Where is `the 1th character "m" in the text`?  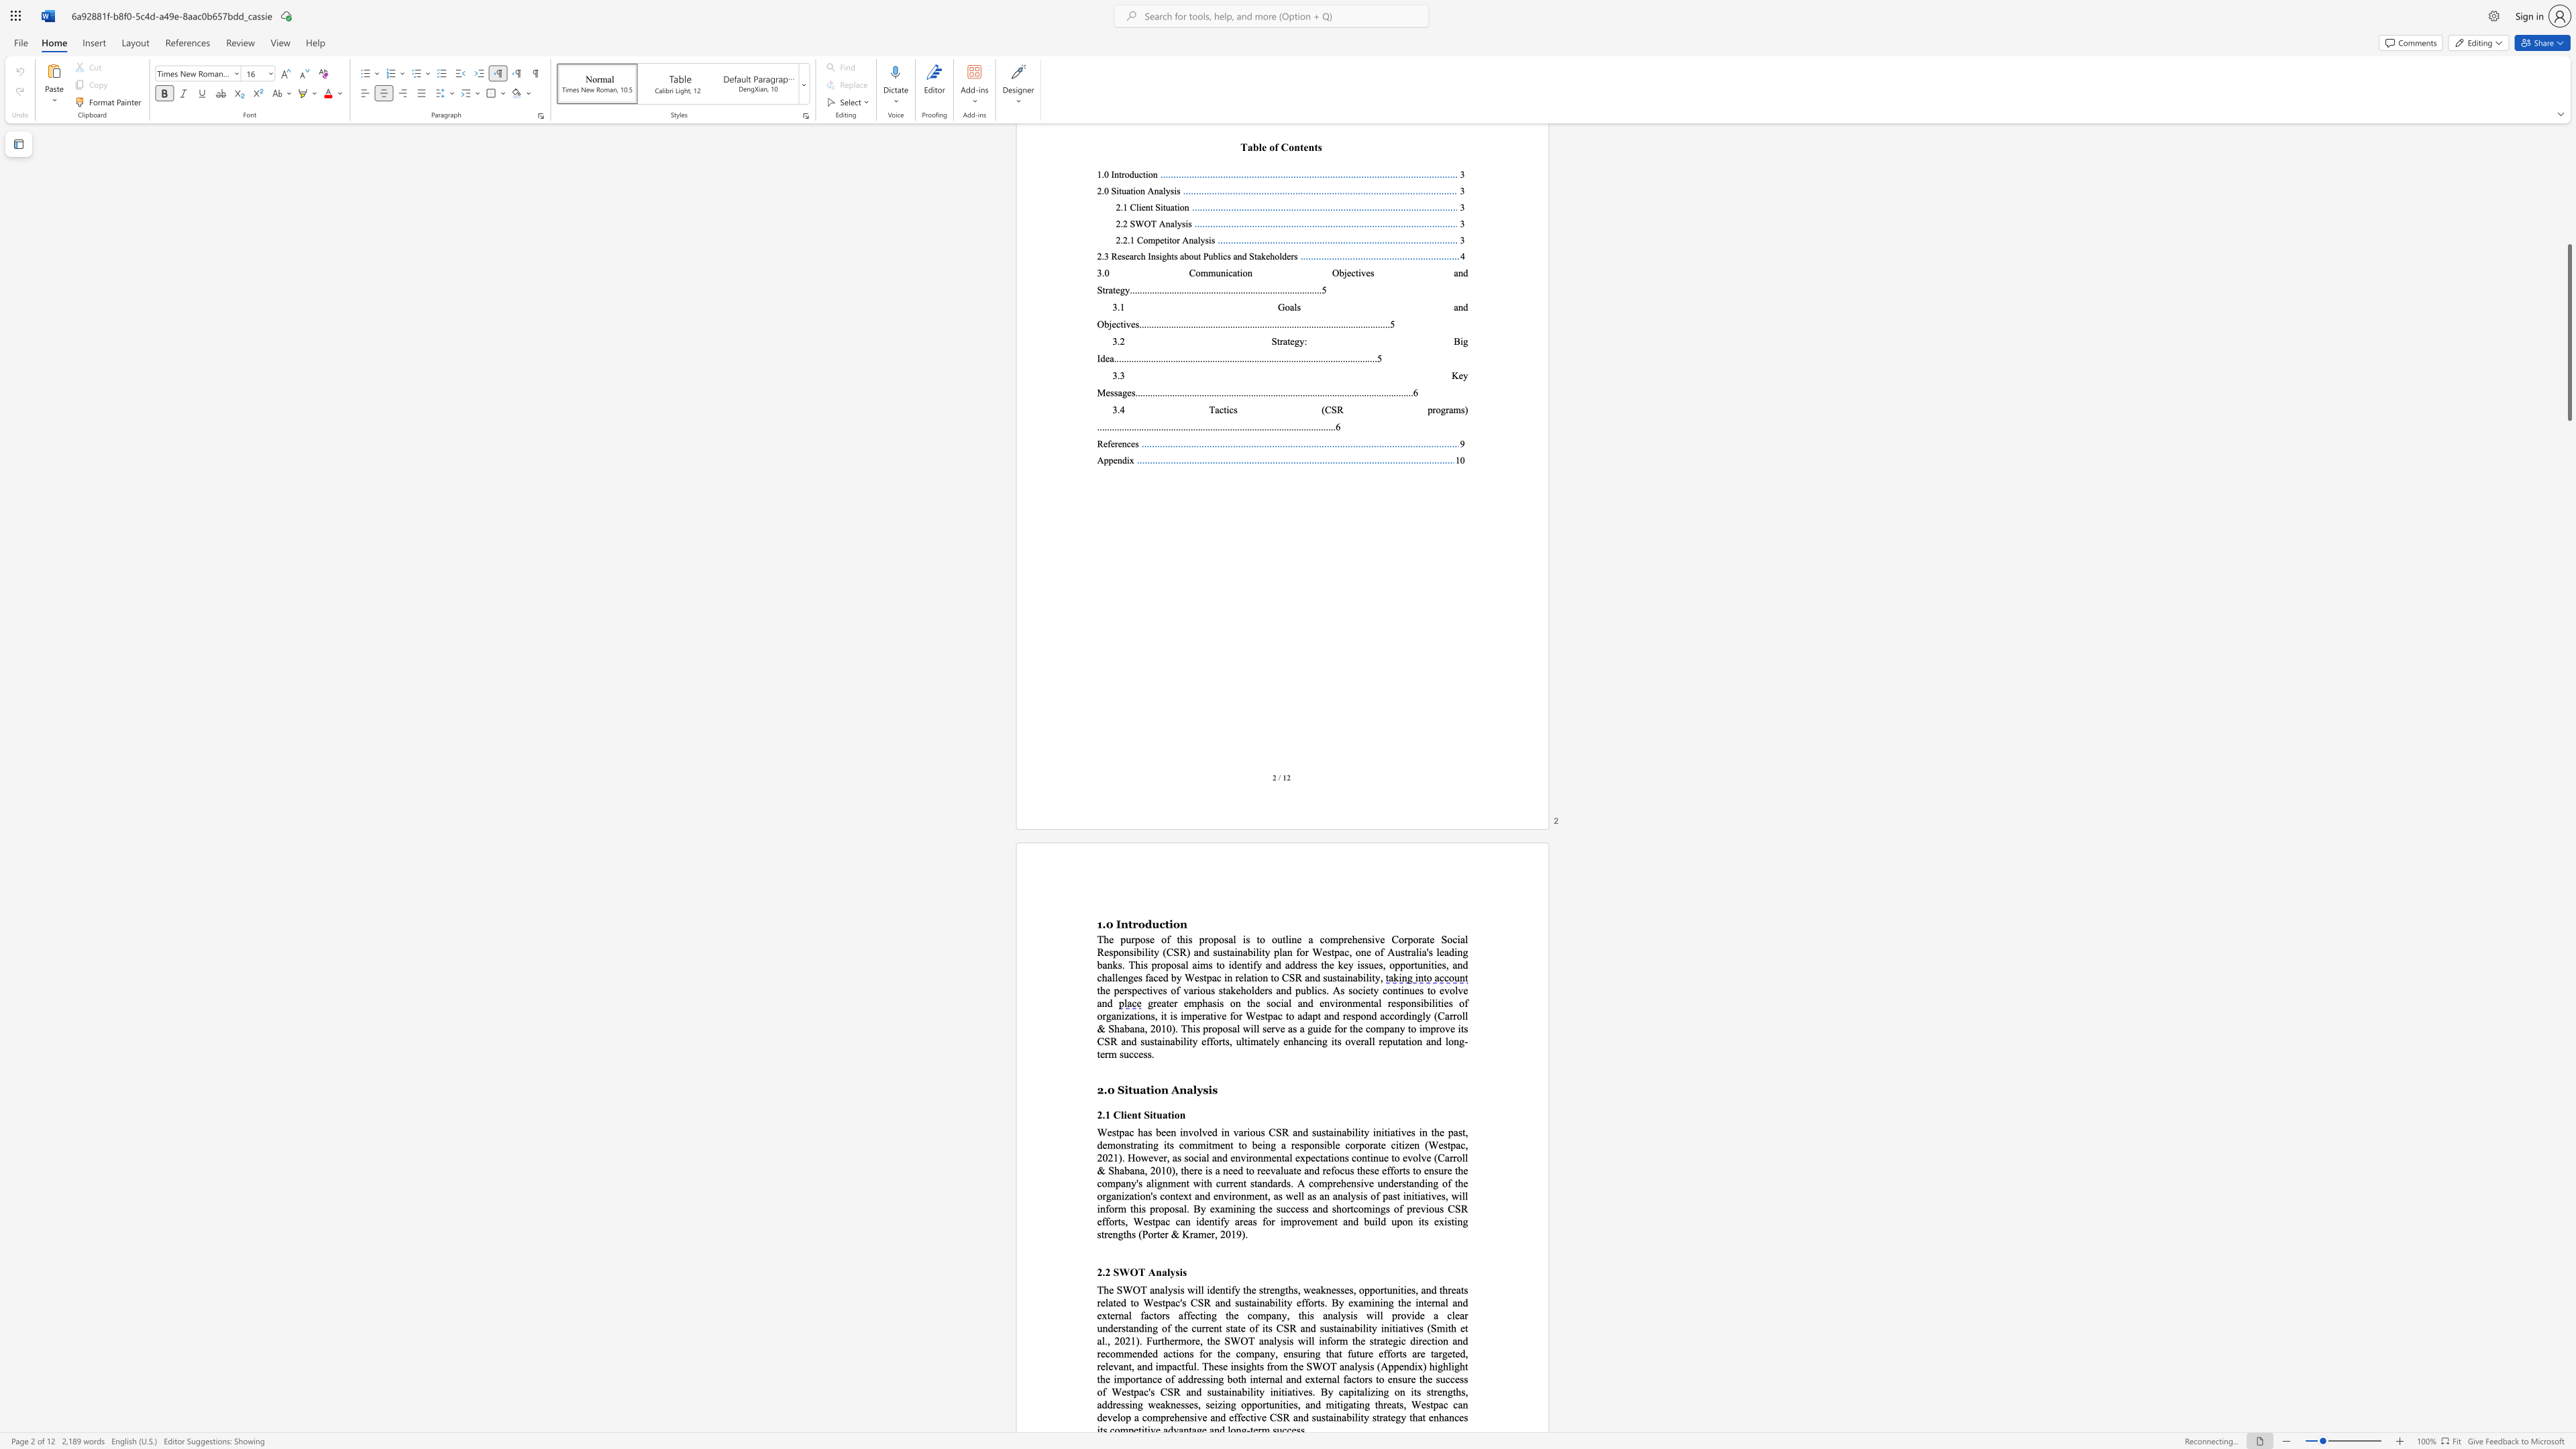
the 1th character "m" in the text is located at coordinates (1253, 1040).